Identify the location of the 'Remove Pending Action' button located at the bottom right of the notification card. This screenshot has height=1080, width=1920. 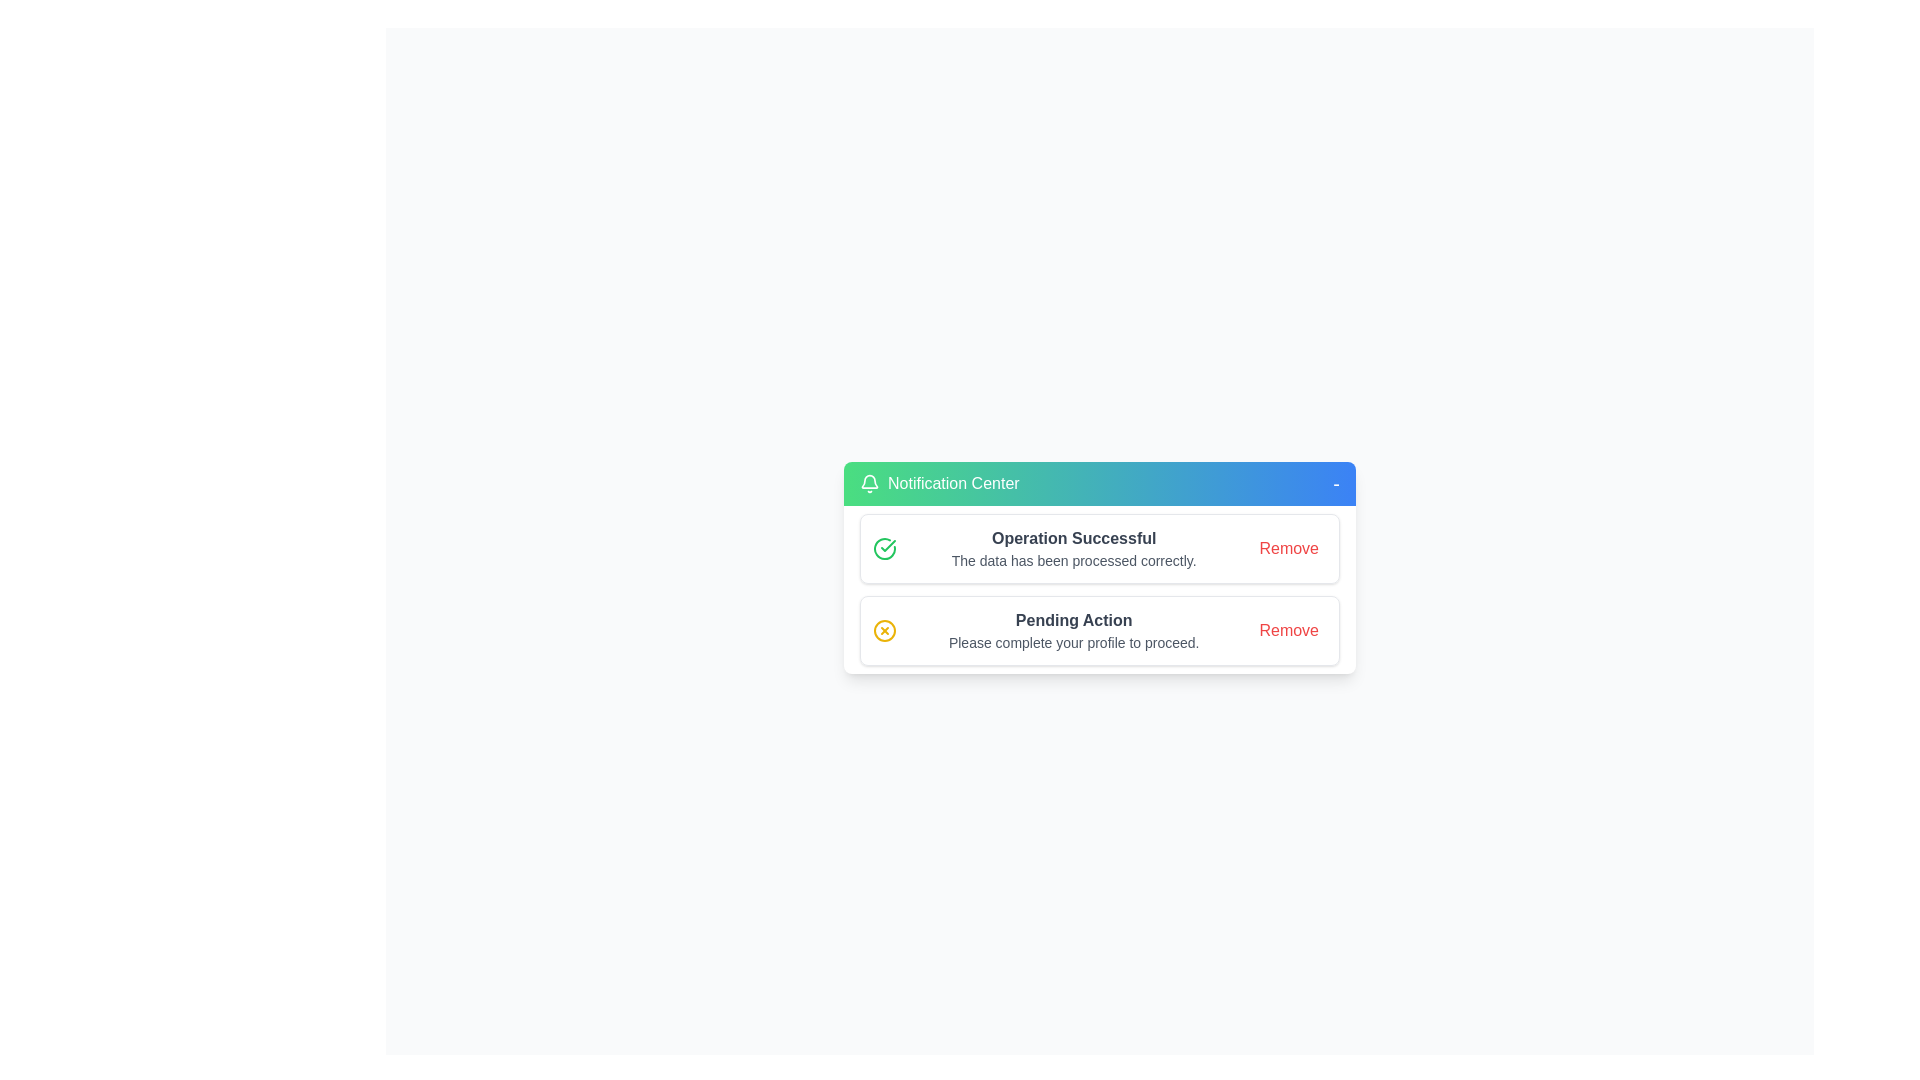
(1289, 631).